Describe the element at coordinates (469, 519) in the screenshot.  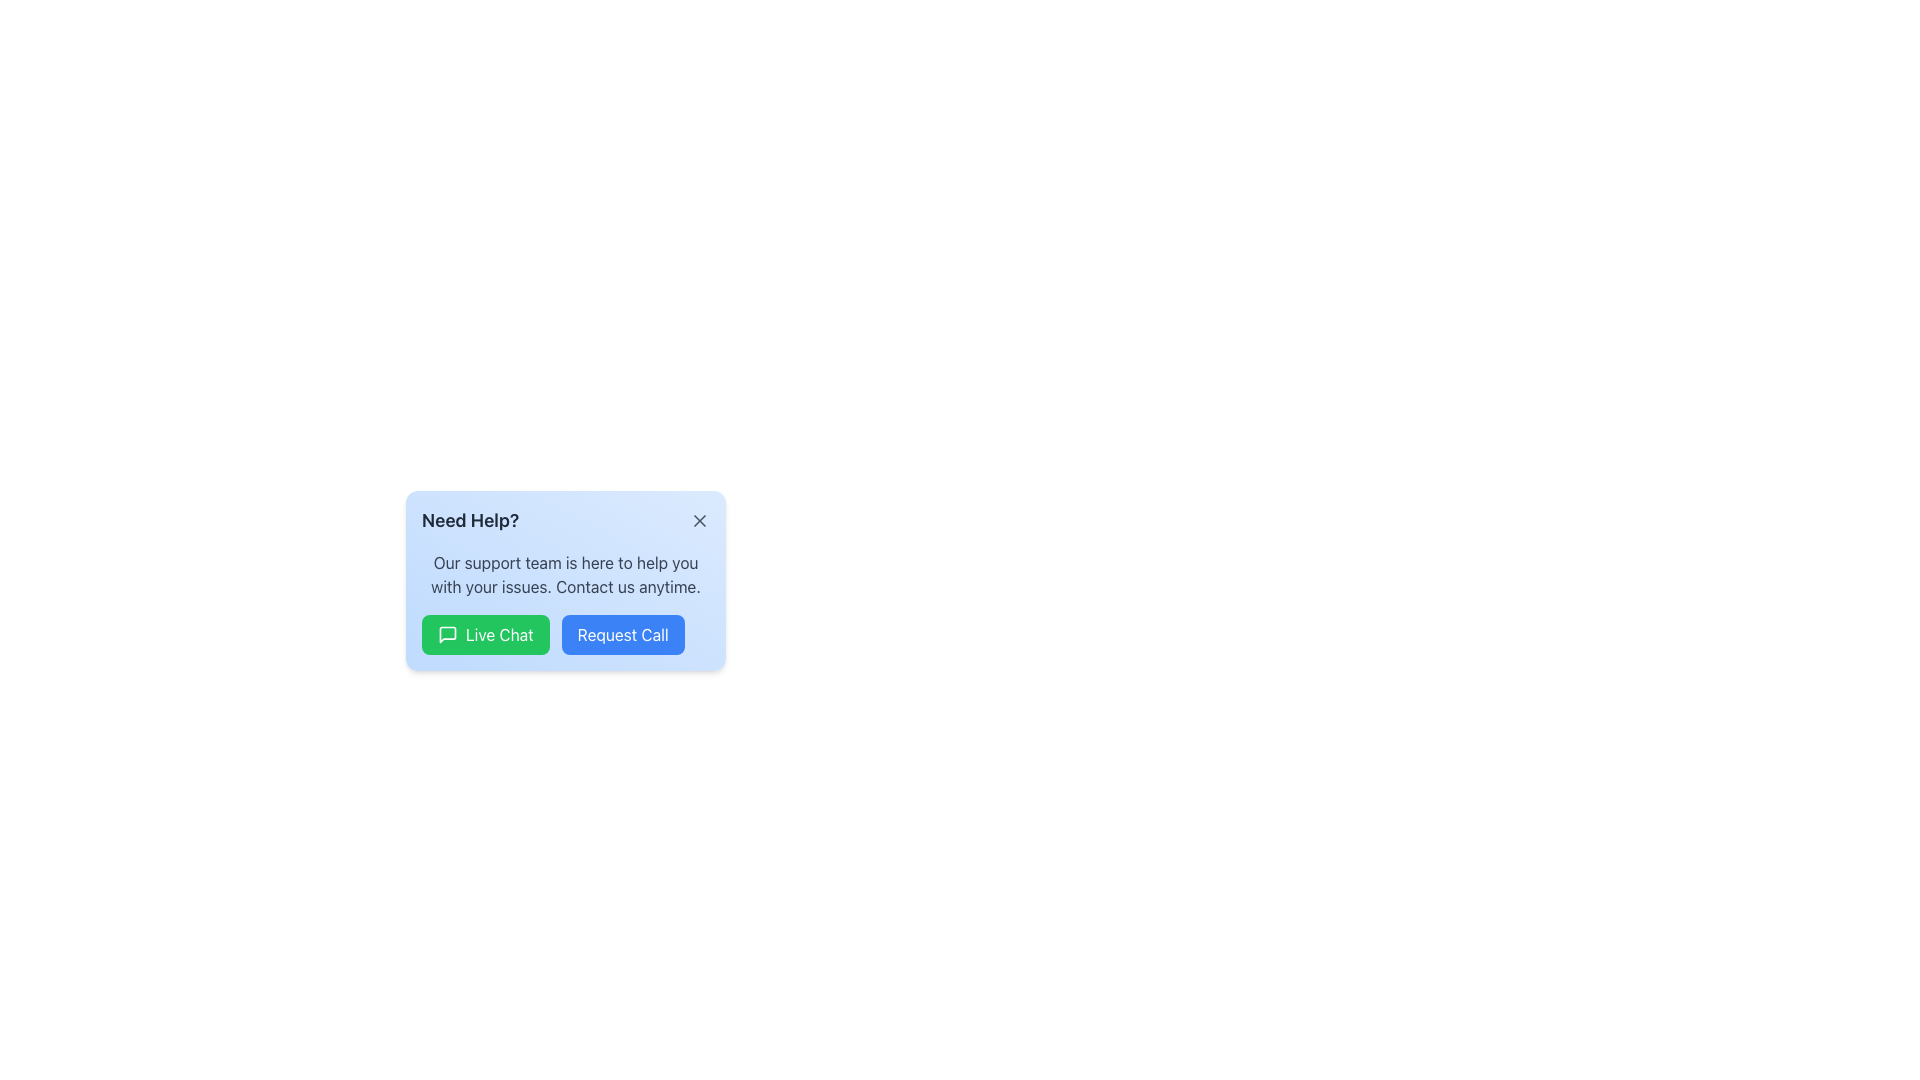
I see `the text label at the top-left corner of the support section to emphasize it` at that location.